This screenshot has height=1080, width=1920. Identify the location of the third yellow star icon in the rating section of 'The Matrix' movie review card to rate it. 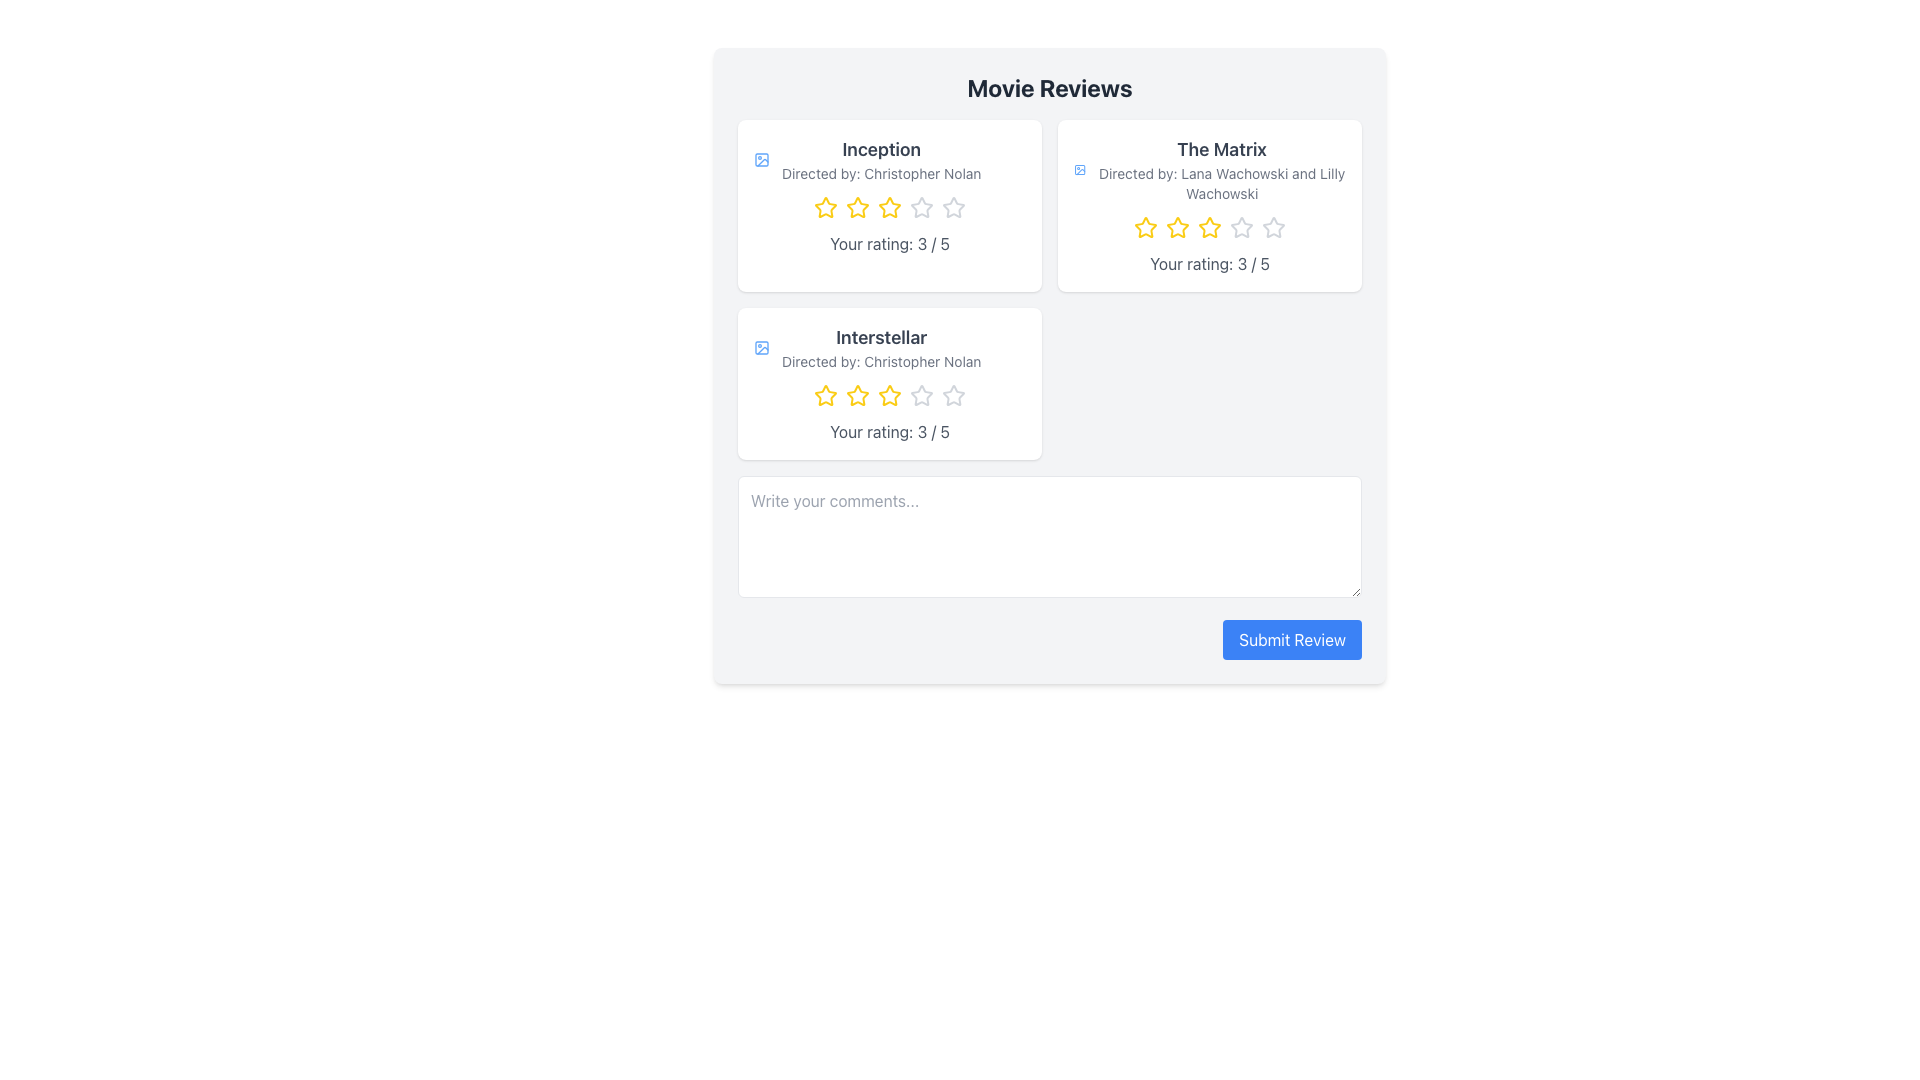
(1208, 226).